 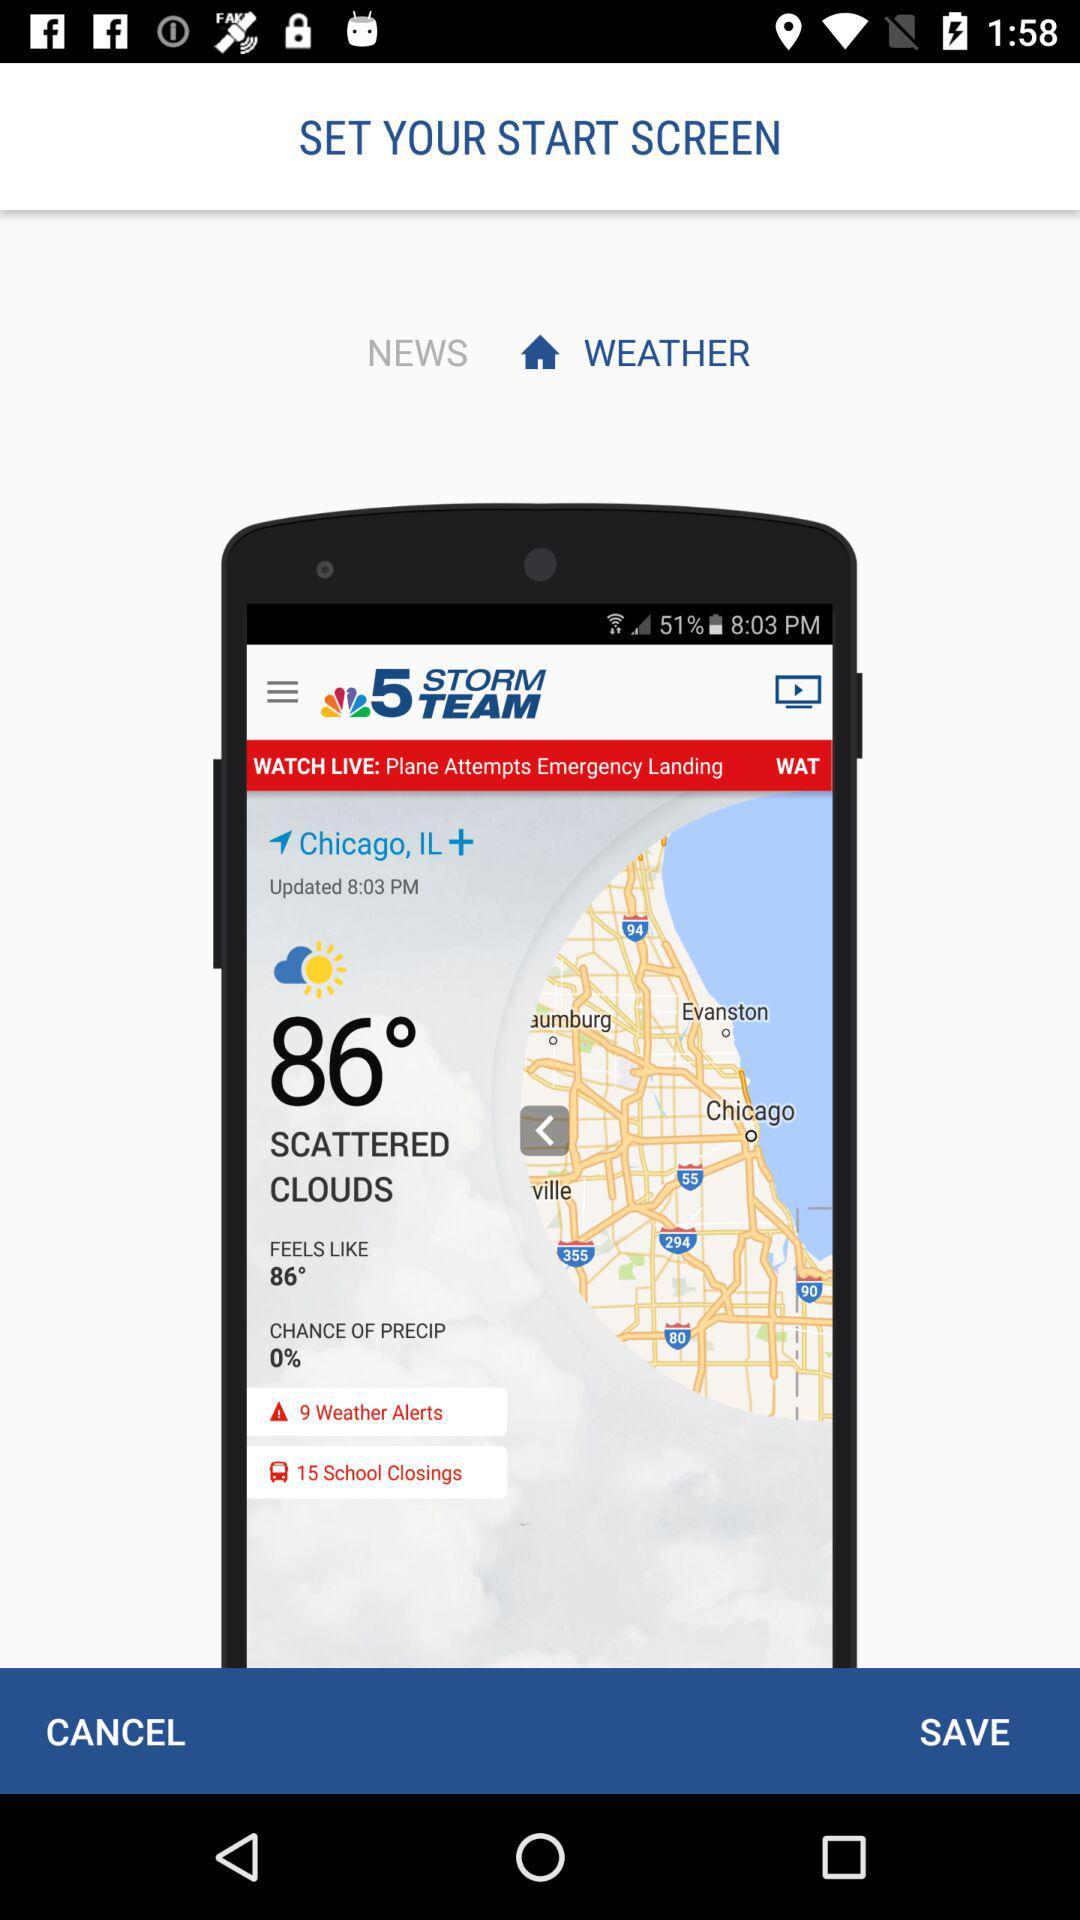 What do you see at coordinates (540, 135) in the screenshot?
I see `icon above news item` at bounding box center [540, 135].